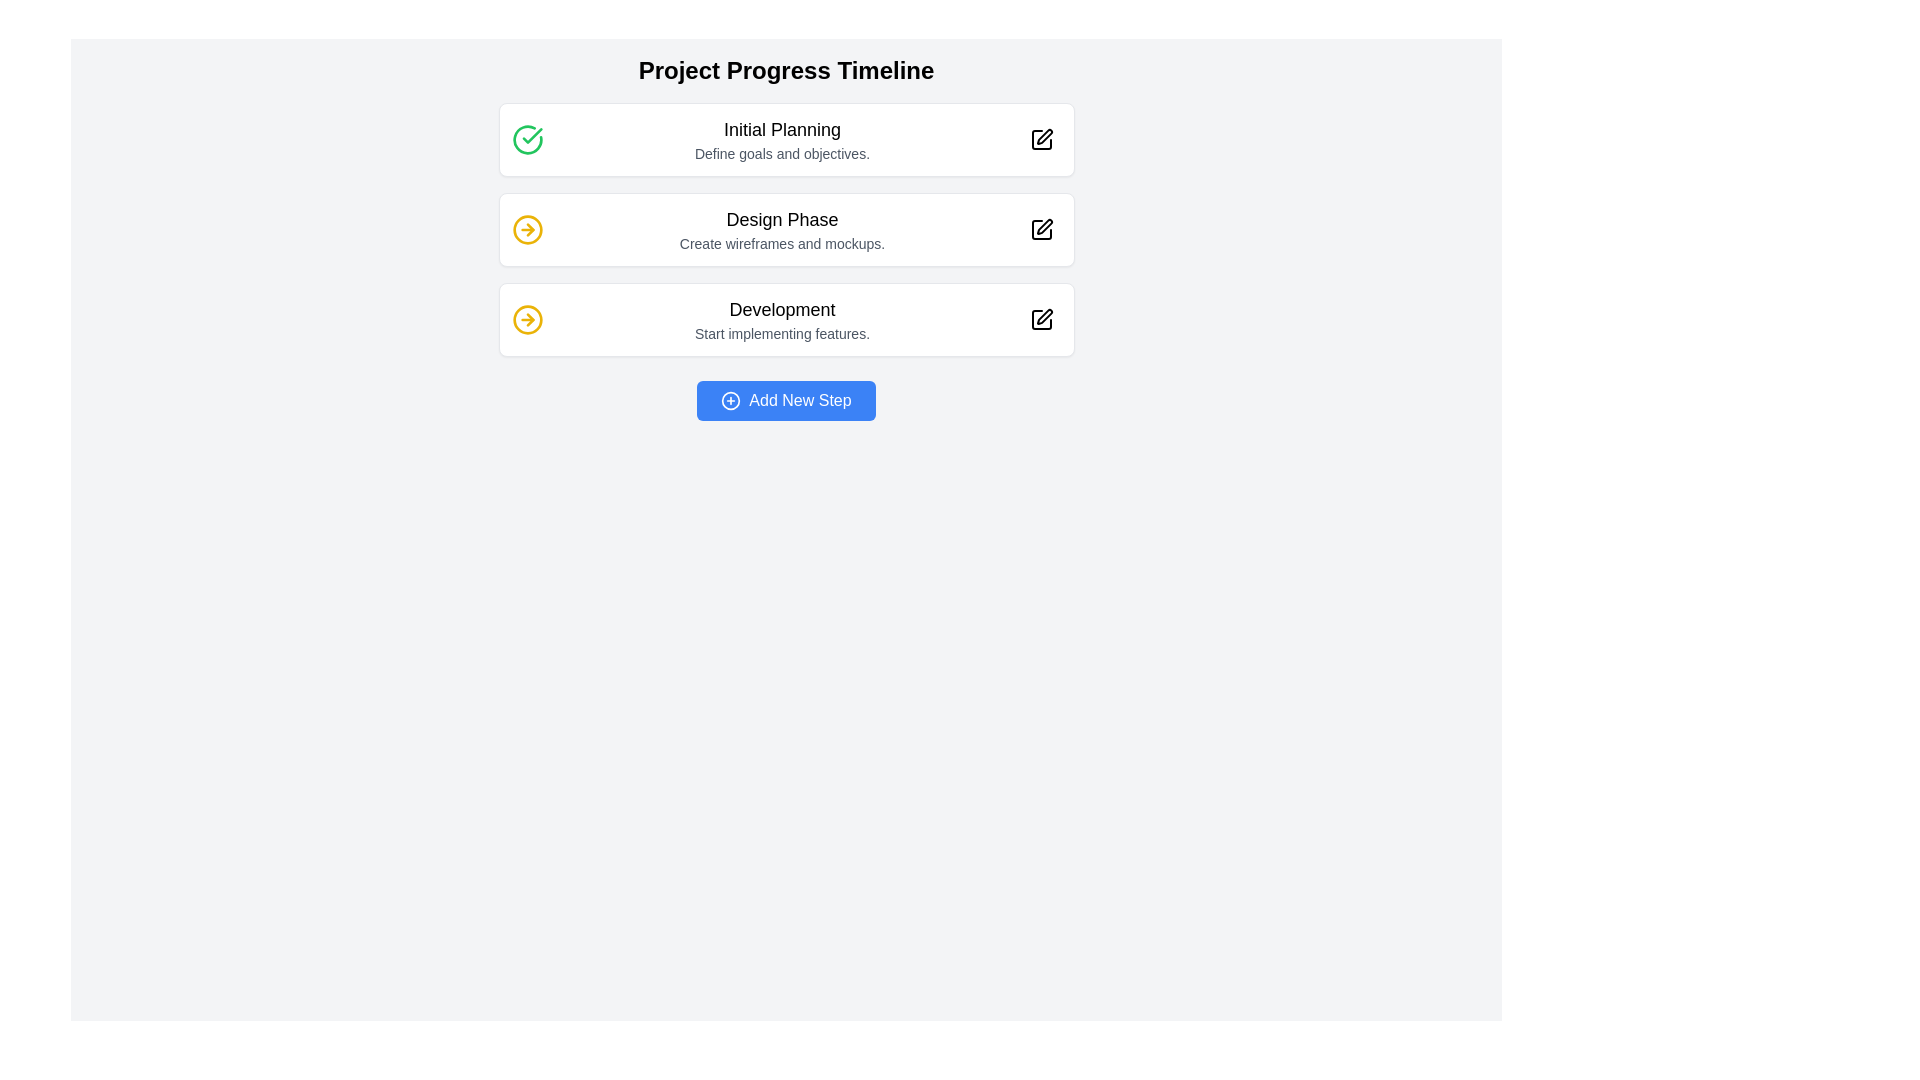 This screenshot has width=1920, height=1080. Describe the element at coordinates (532, 135) in the screenshot. I see `the green checkmark icon with a red overlay that indicates the status of the 'Initial Planning' step in the progress tracker` at that location.